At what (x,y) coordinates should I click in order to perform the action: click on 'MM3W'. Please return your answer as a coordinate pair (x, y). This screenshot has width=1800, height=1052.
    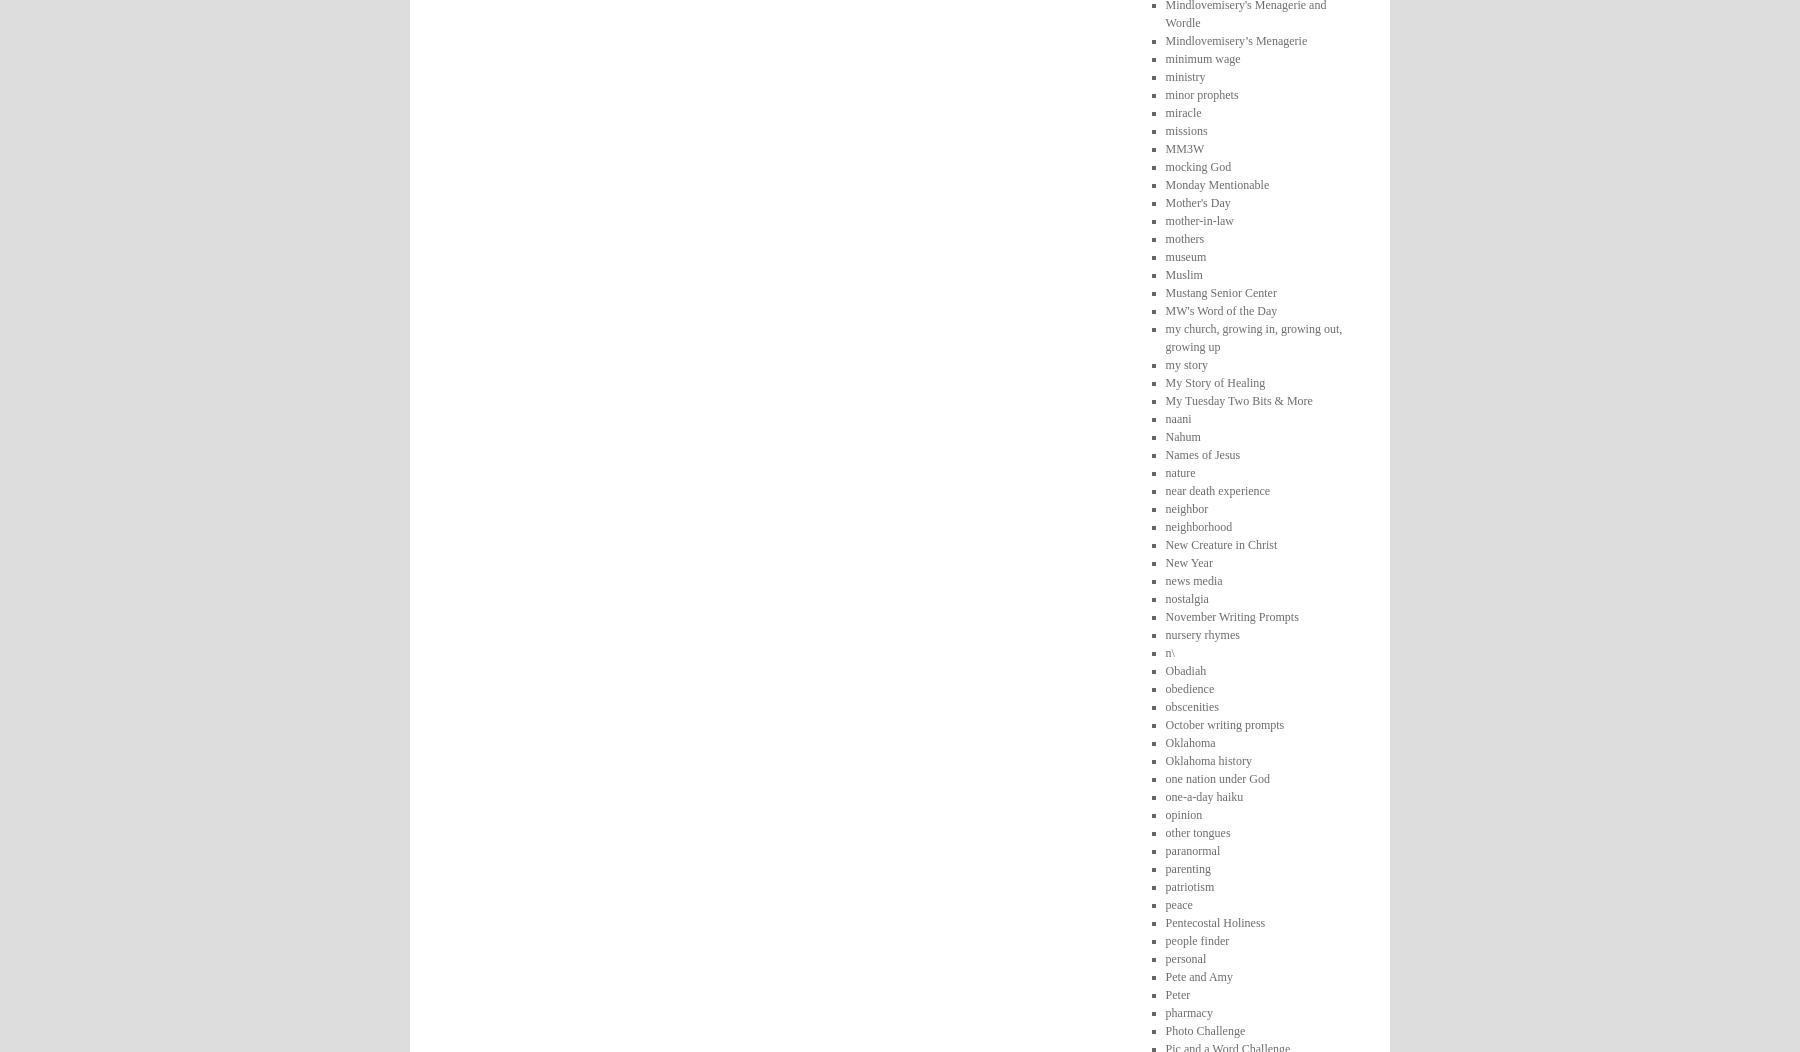
    Looking at the image, I should click on (1183, 147).